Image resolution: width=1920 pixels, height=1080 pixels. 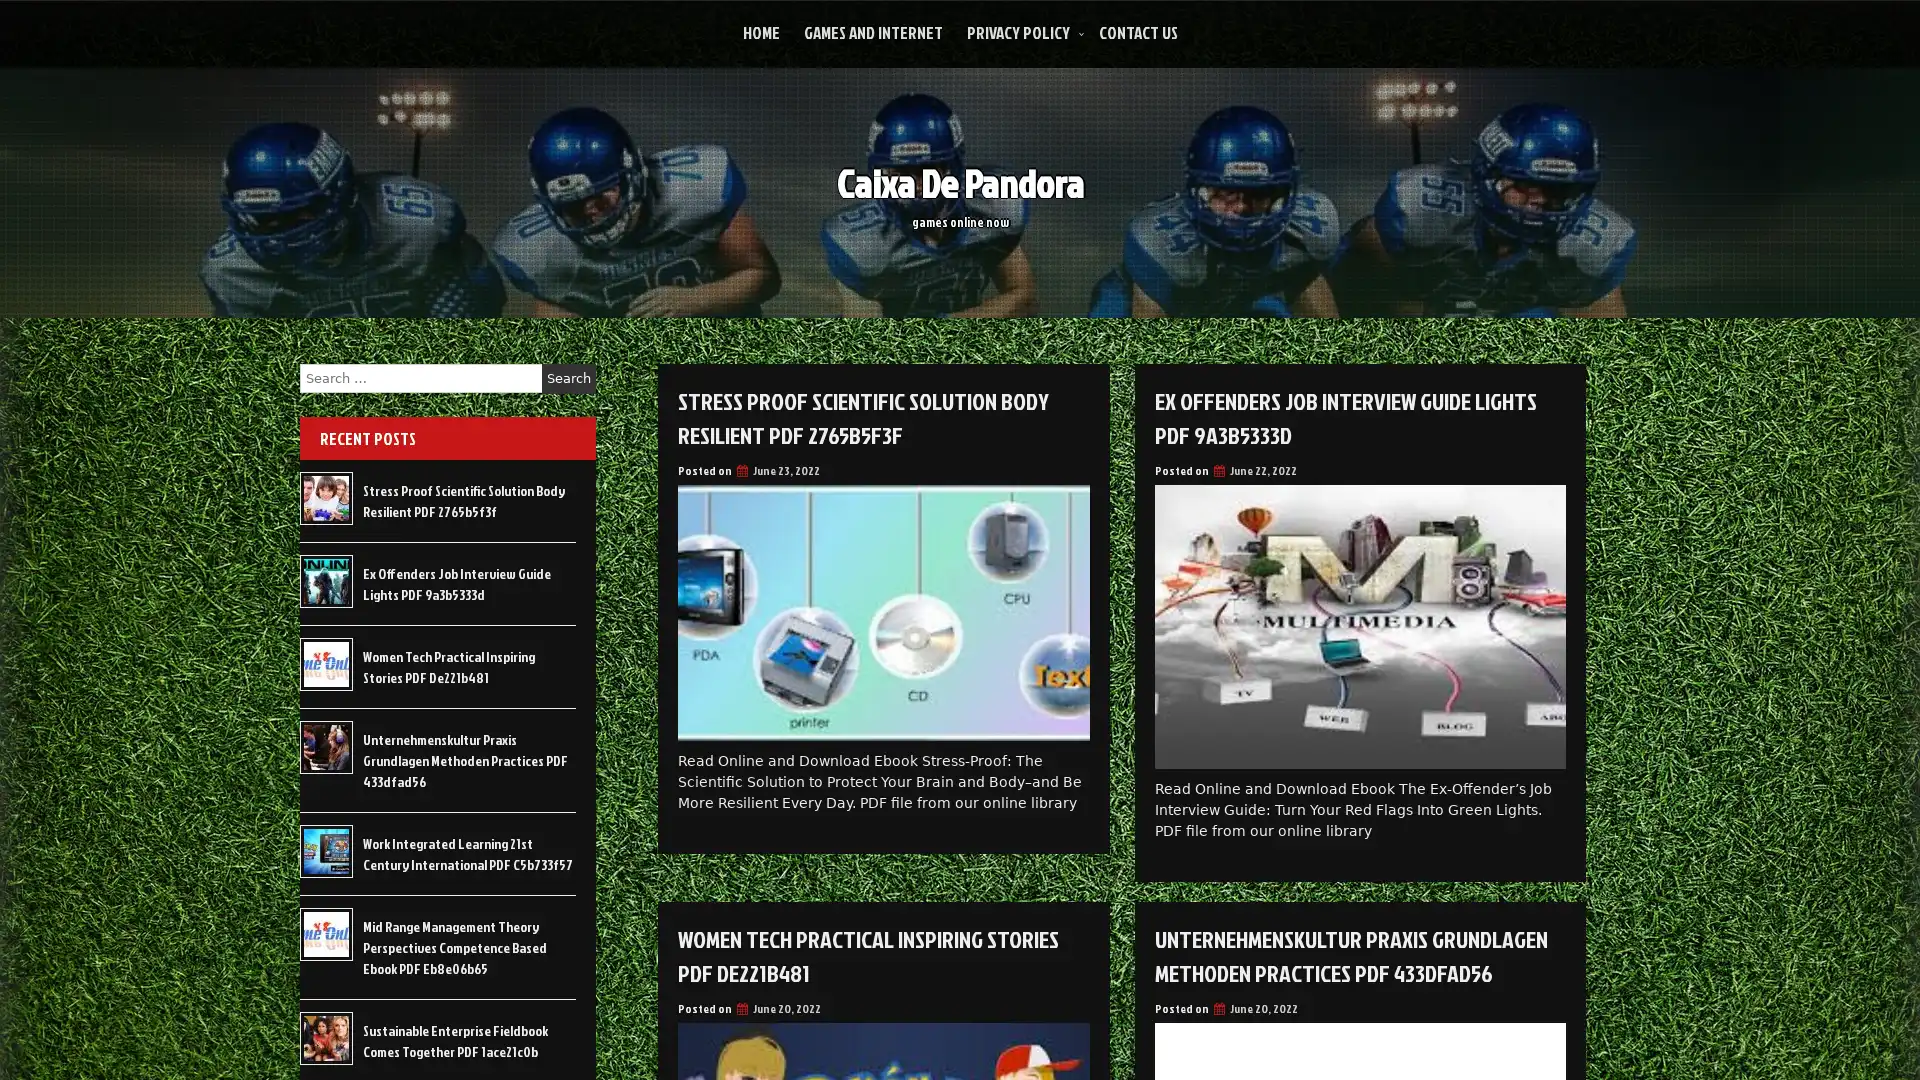 I want to click on Search, so click(x=568, y=378).